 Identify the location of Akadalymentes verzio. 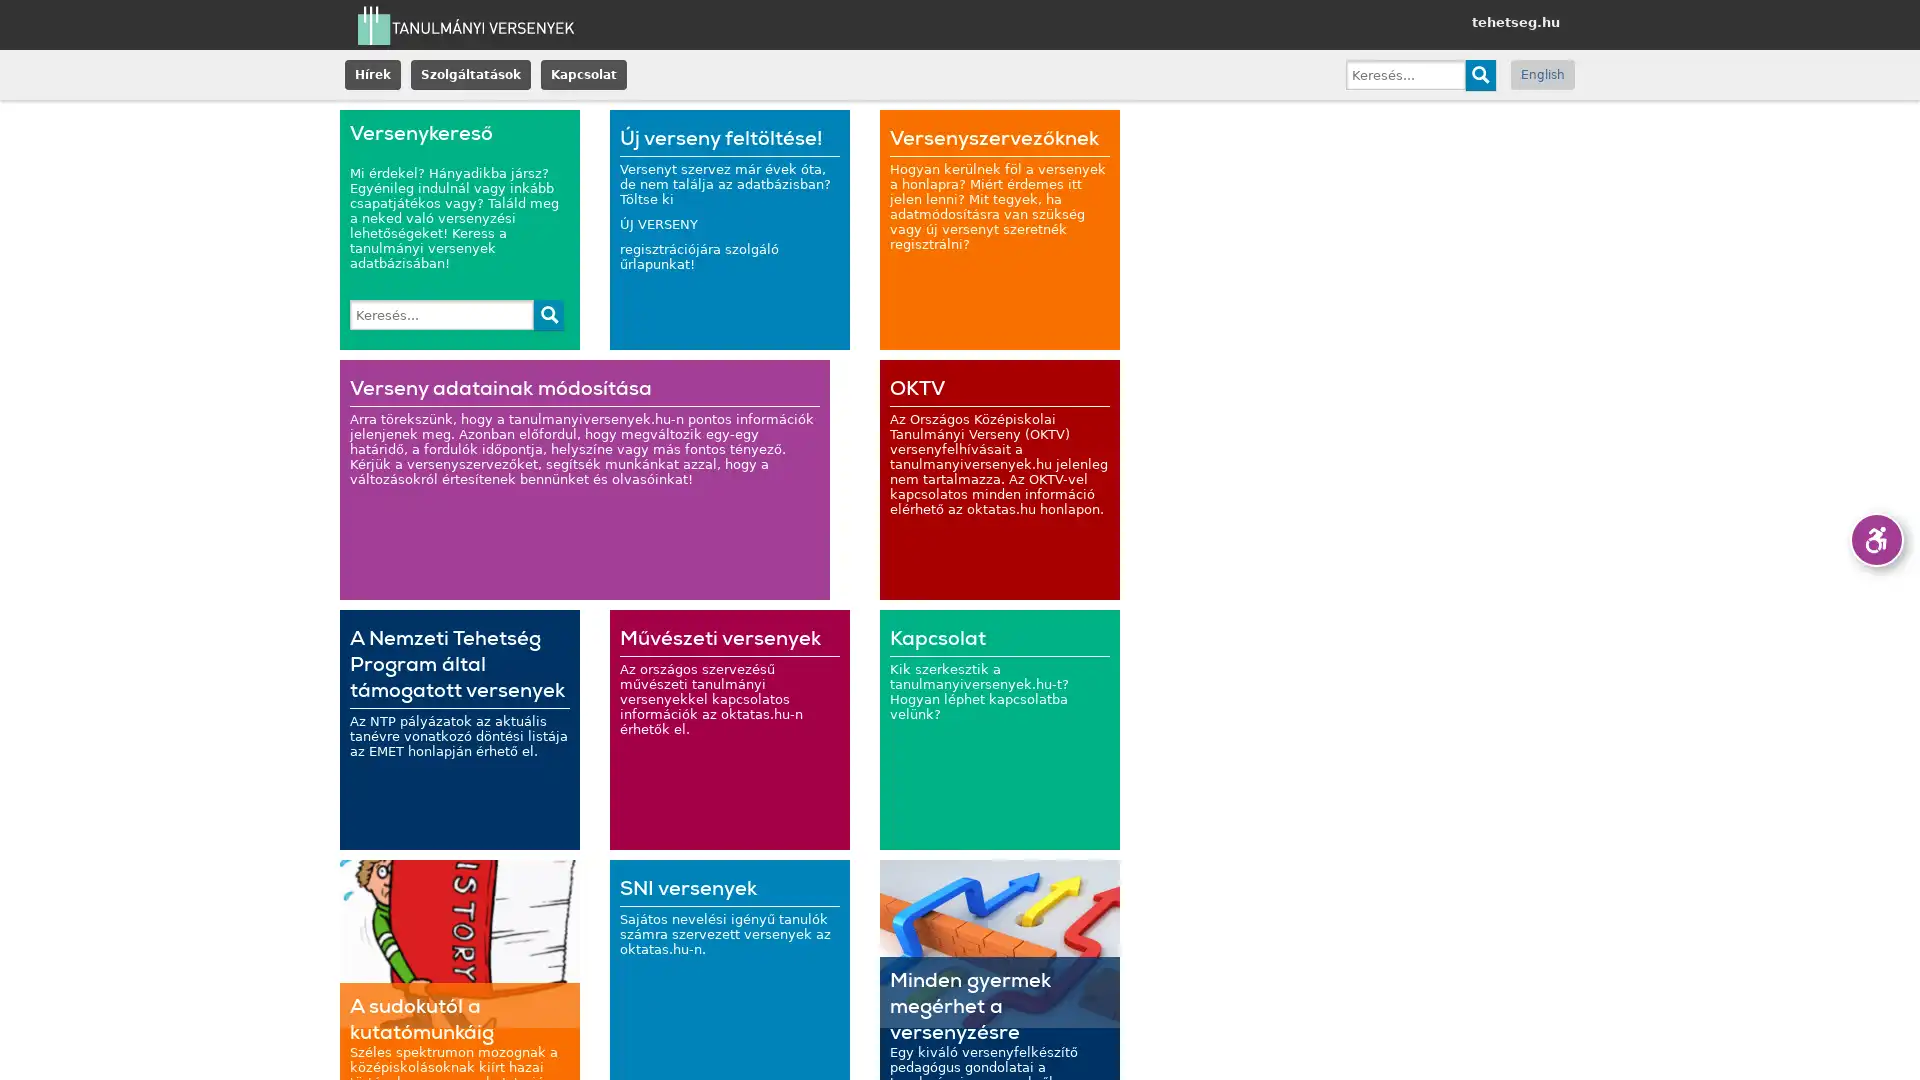
(1875, 540).